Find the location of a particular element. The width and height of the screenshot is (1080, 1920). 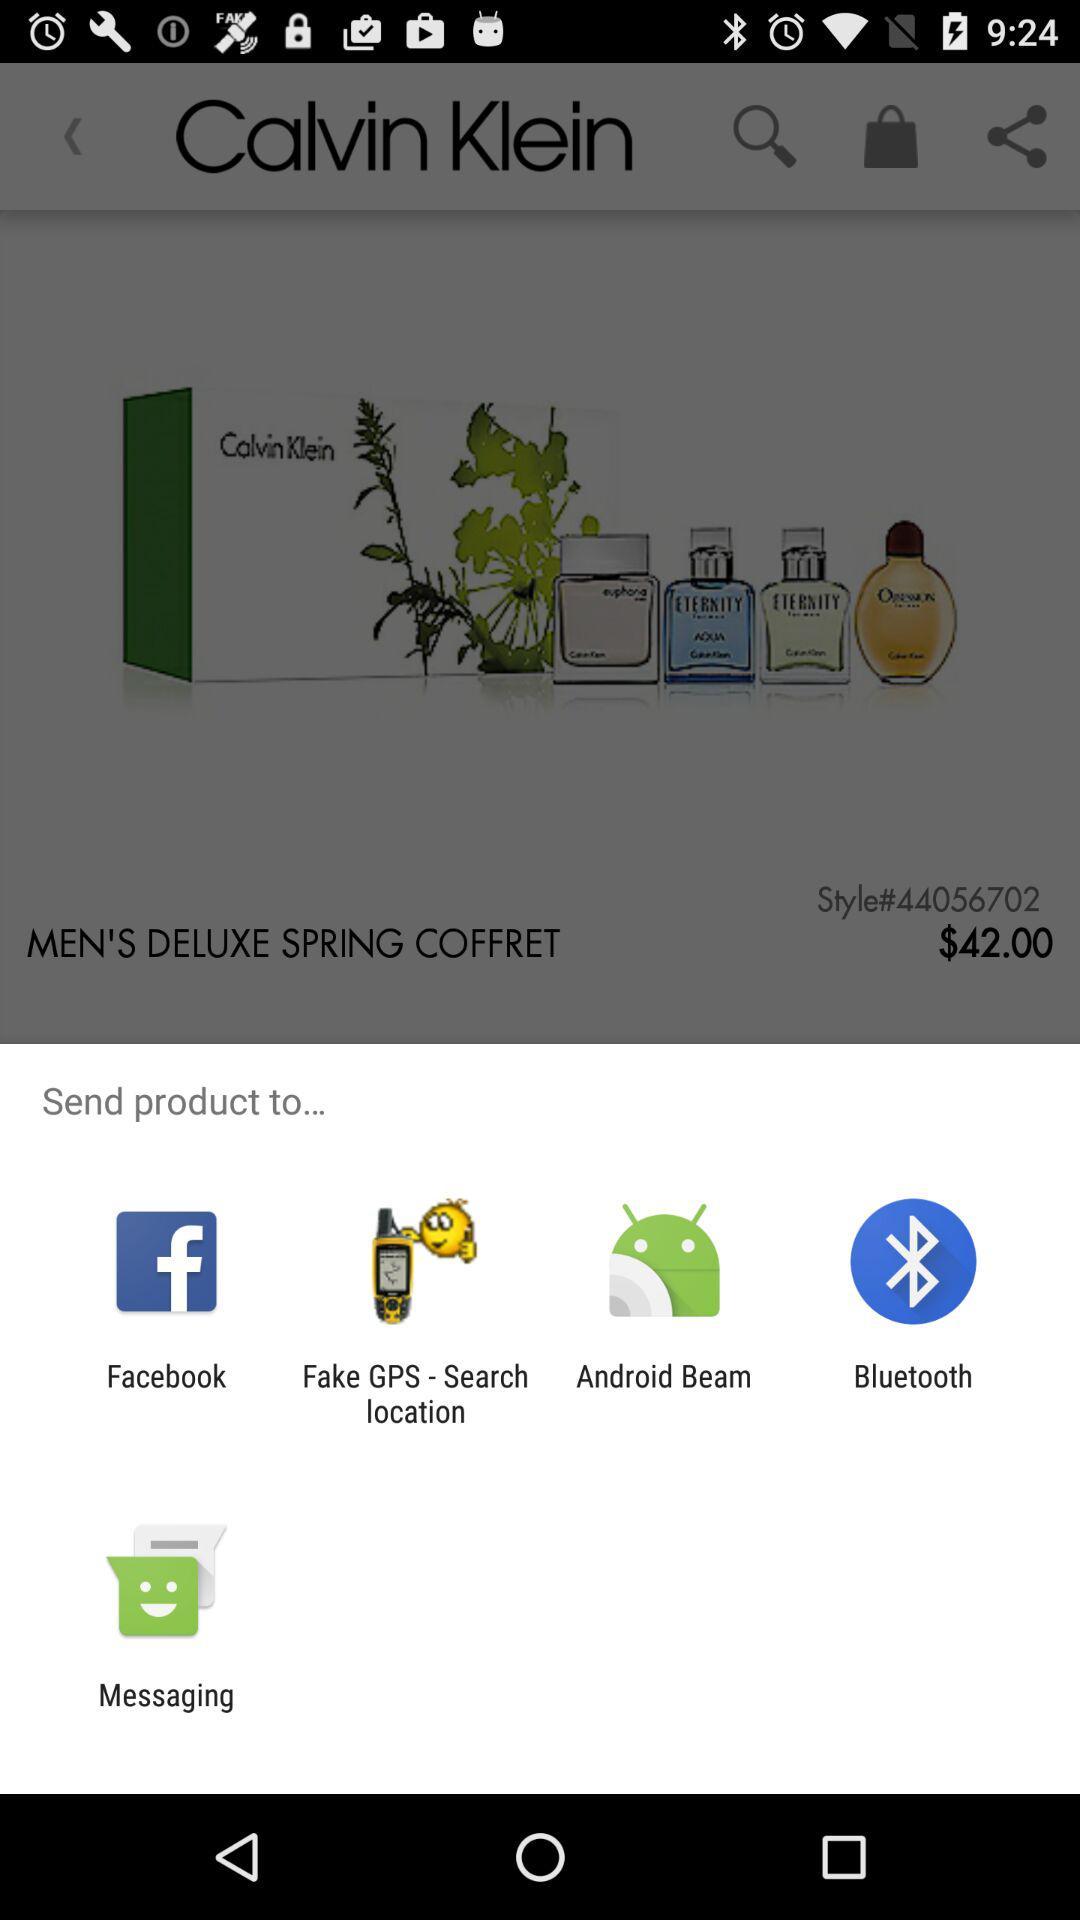

facebook app is located at coordinates (165, 1392).